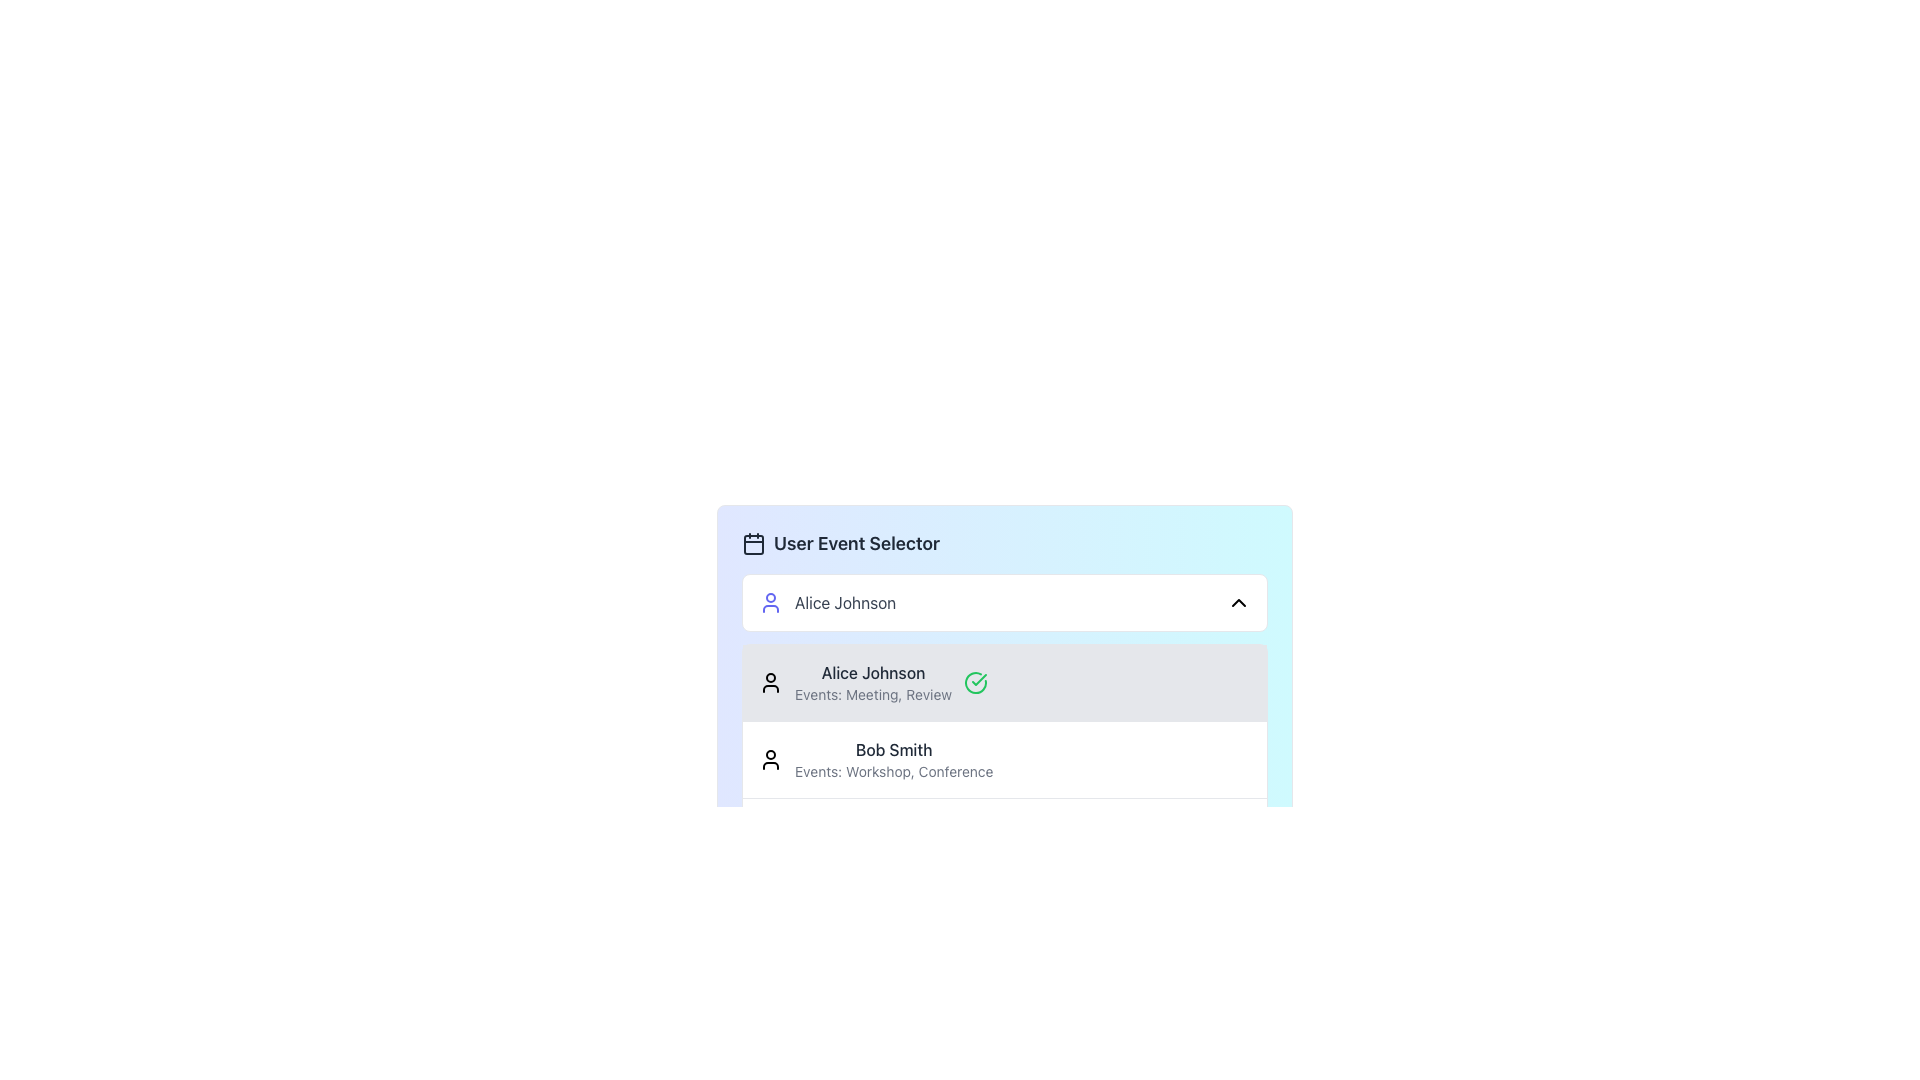  Describe the element at coordinates (845, 601) in the screenshot. I see `the static text displaying 'Alice Johnson' styled in gray color` at that location.